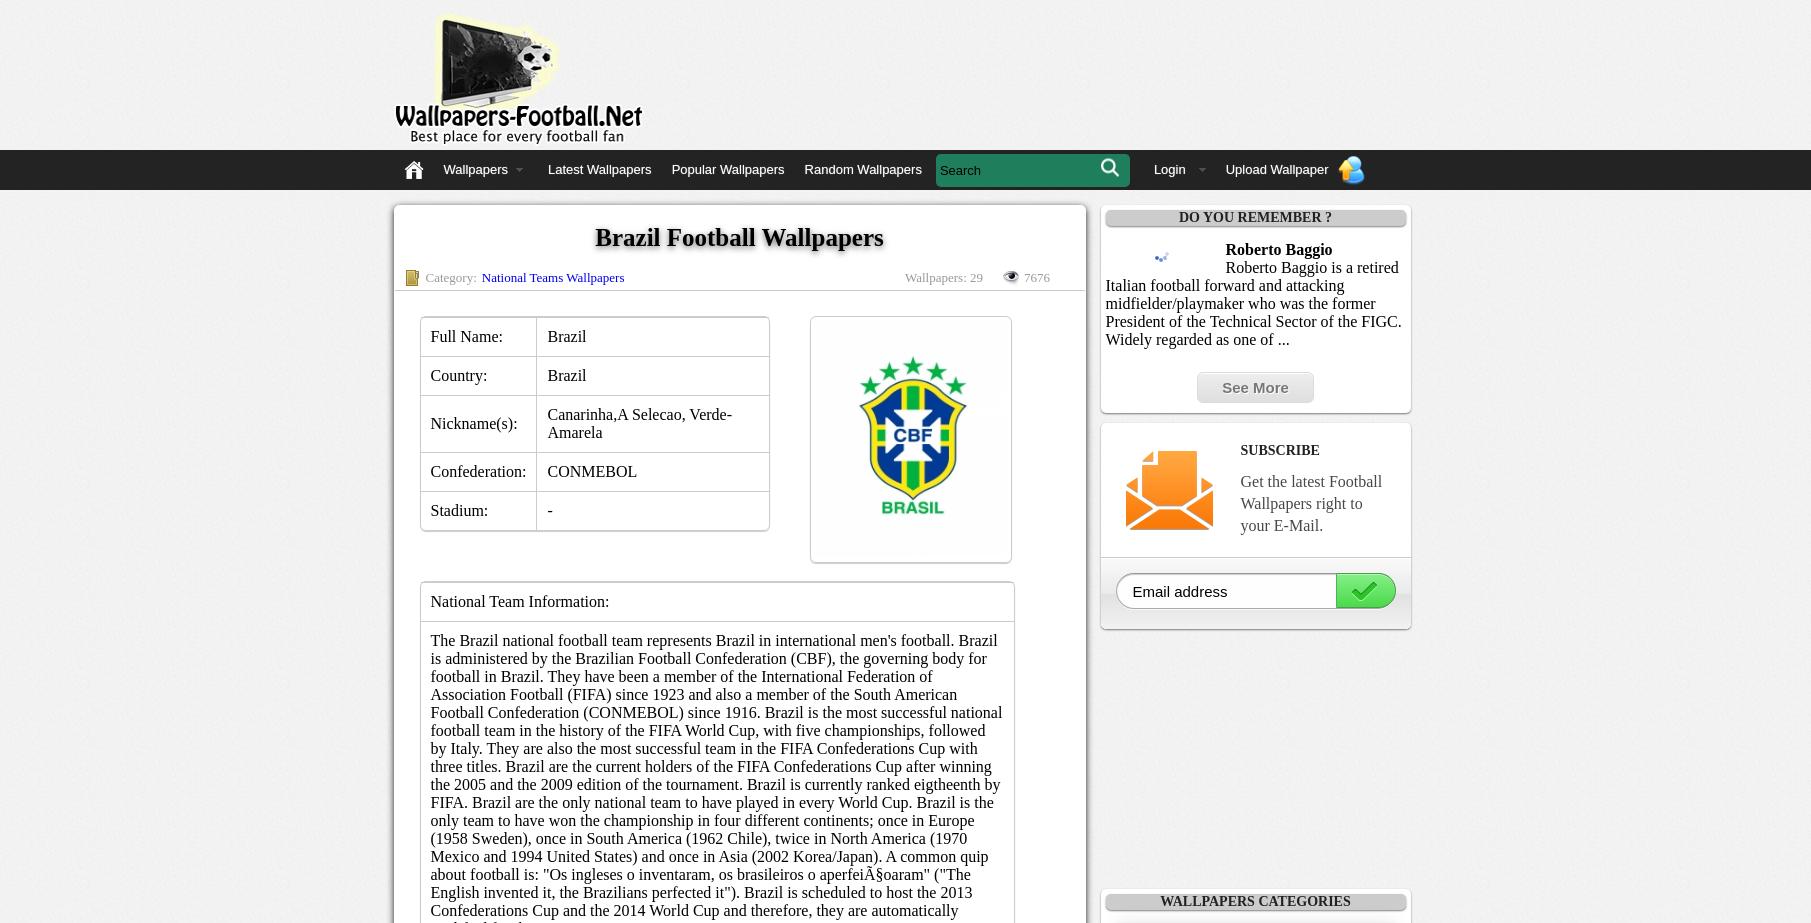  Describe the element at coordinates (547, 169) in the screenshot. I see `'Latest Wallpapers'` at that location.